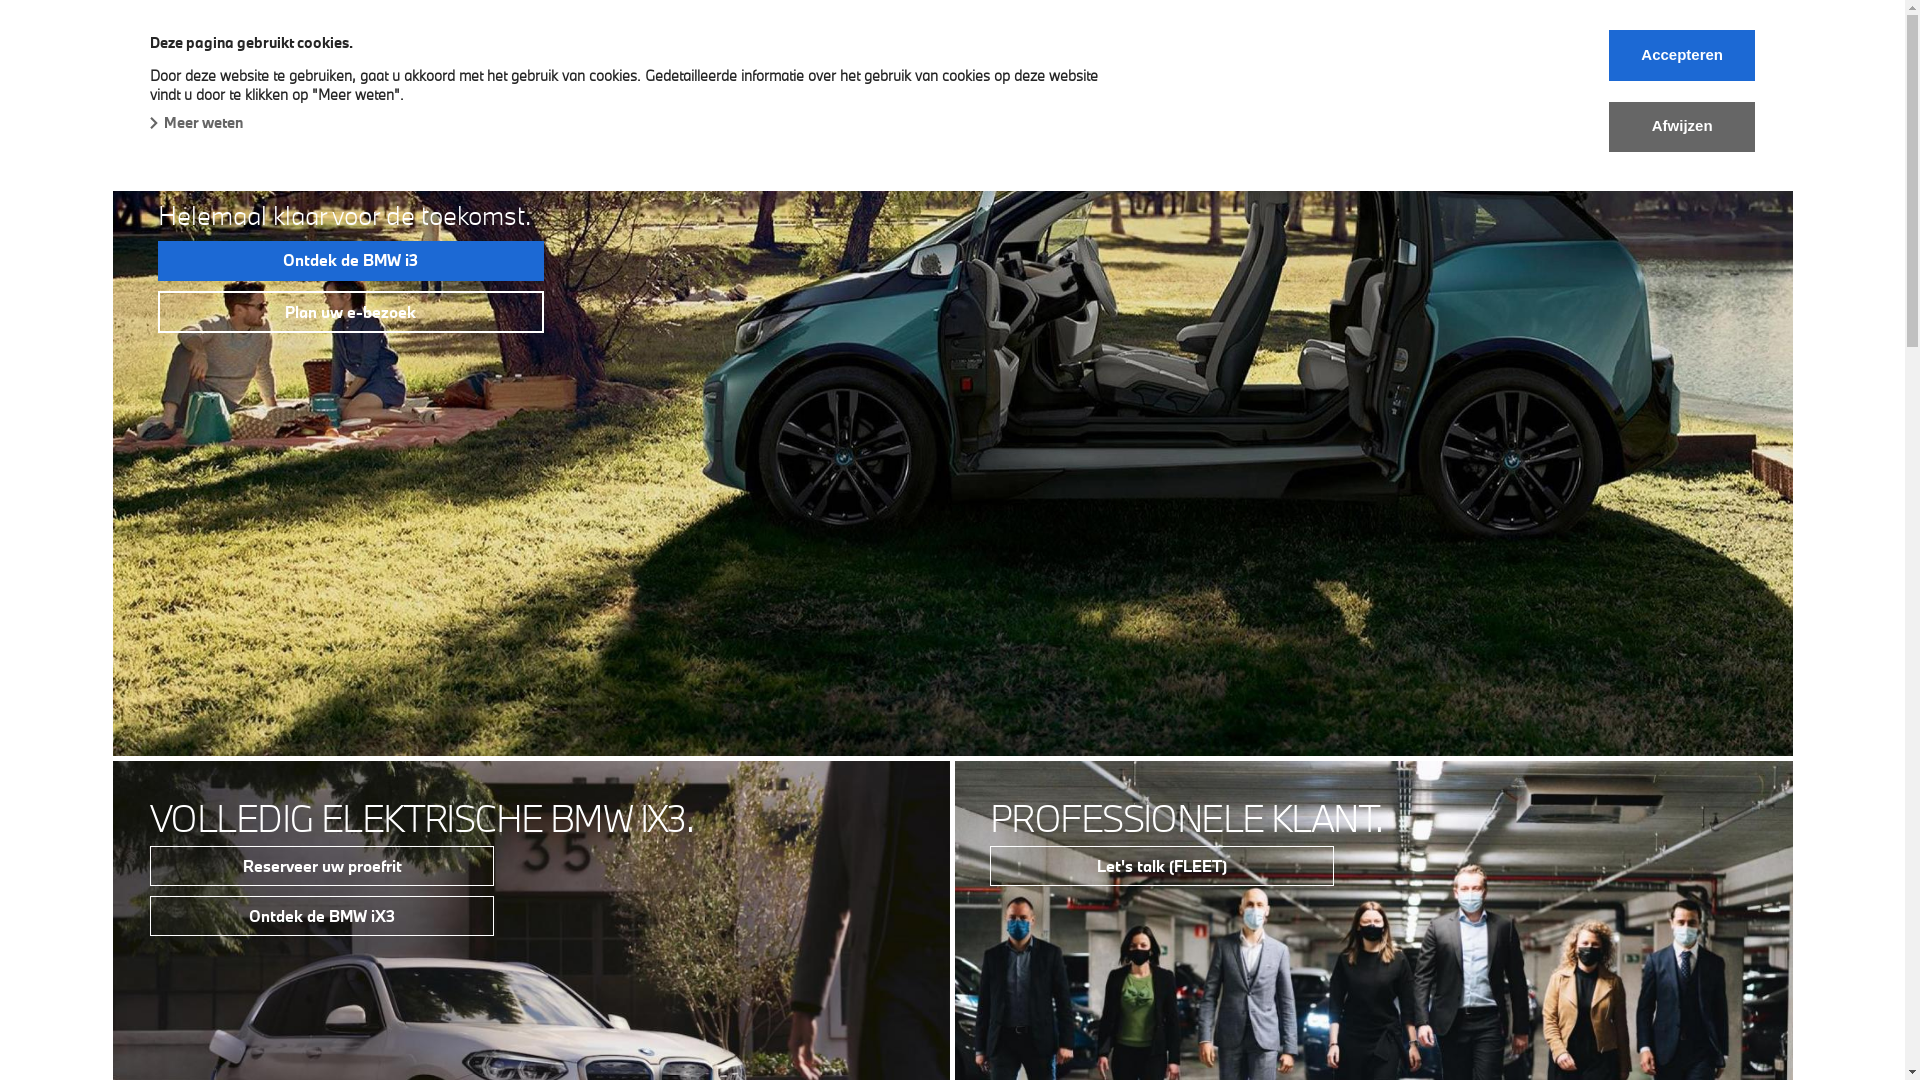 The image size is (1920, 1080). I want to click on 'Ontdek de BMW i3', so click(350, 260).